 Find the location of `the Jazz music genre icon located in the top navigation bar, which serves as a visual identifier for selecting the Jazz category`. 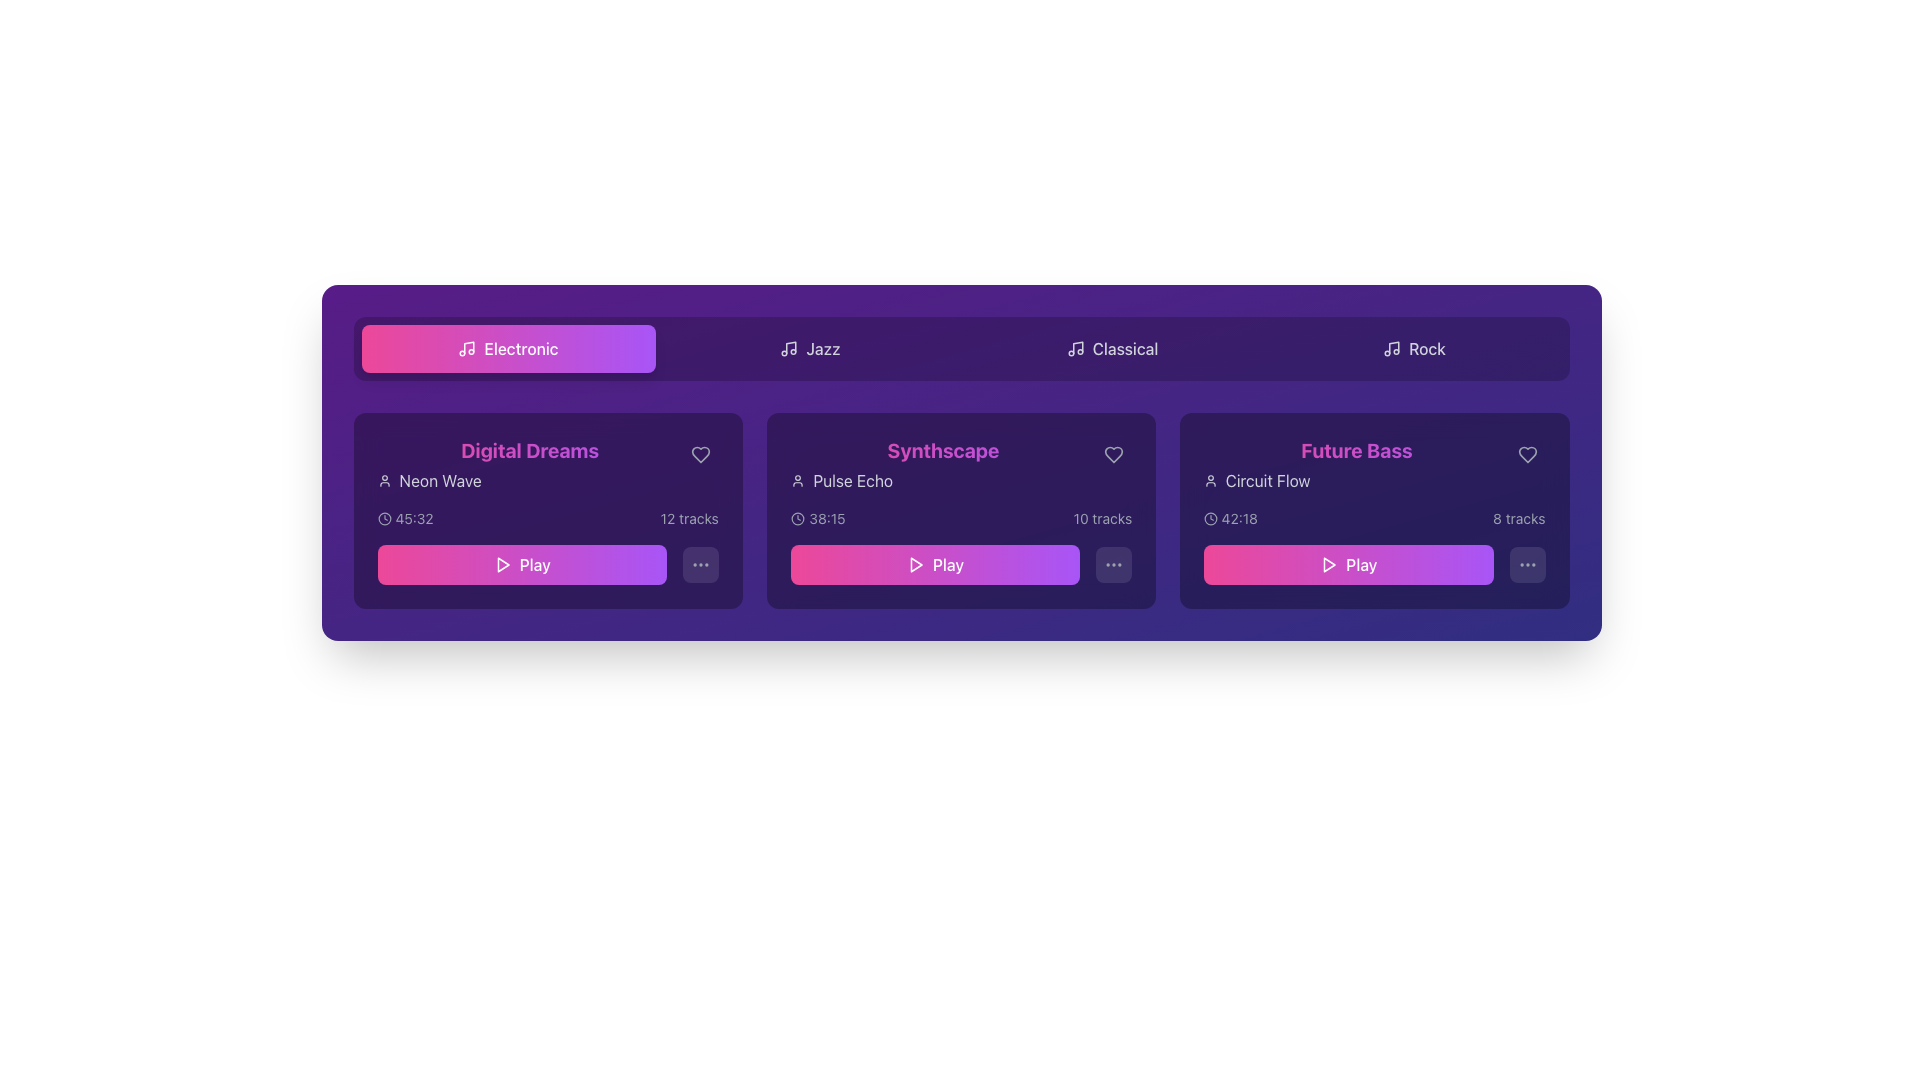

the Jazz music genre icon located in the top navigation bar, which serves as a visual identifier for selecting the Jazz category is located at coordinates (790, 346).